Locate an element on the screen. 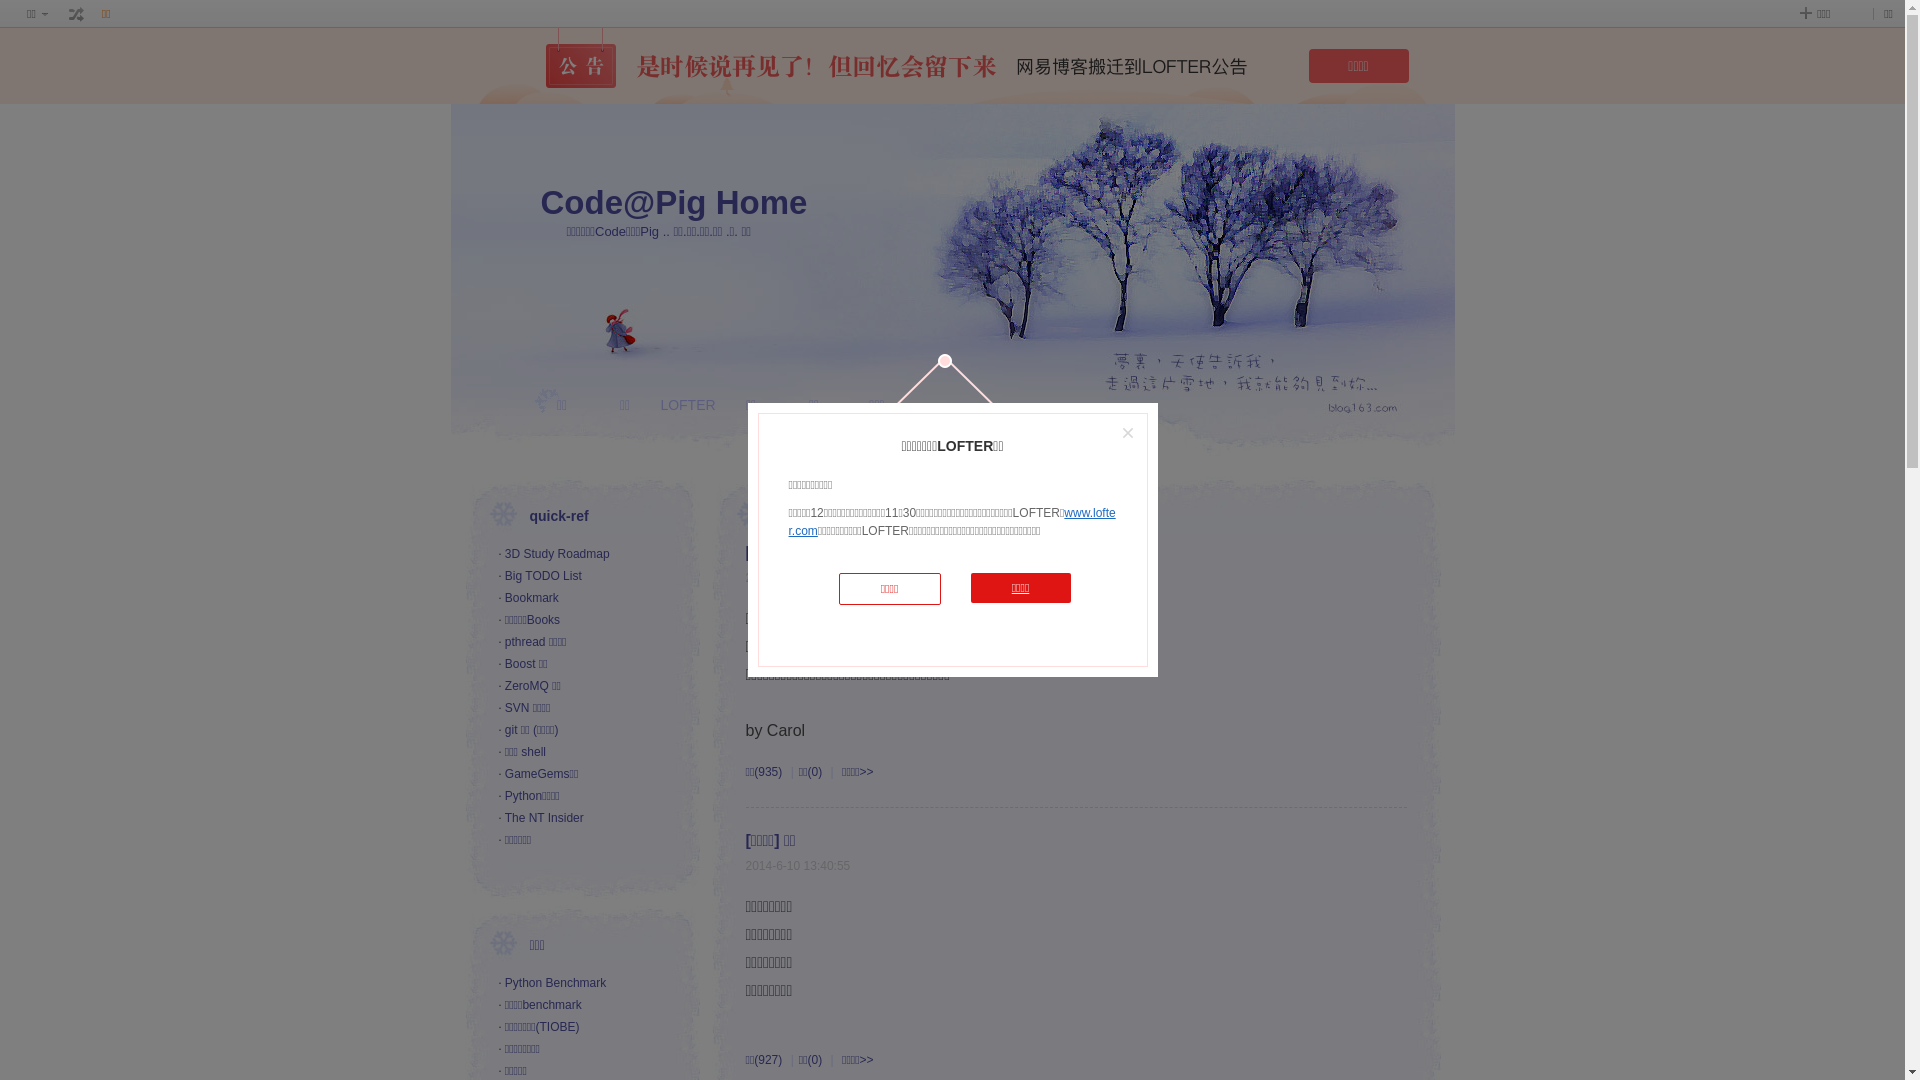 The height and width of the screenshot is (1080, 1920). 'The NT Insider' is located at coordinates (504, 817).